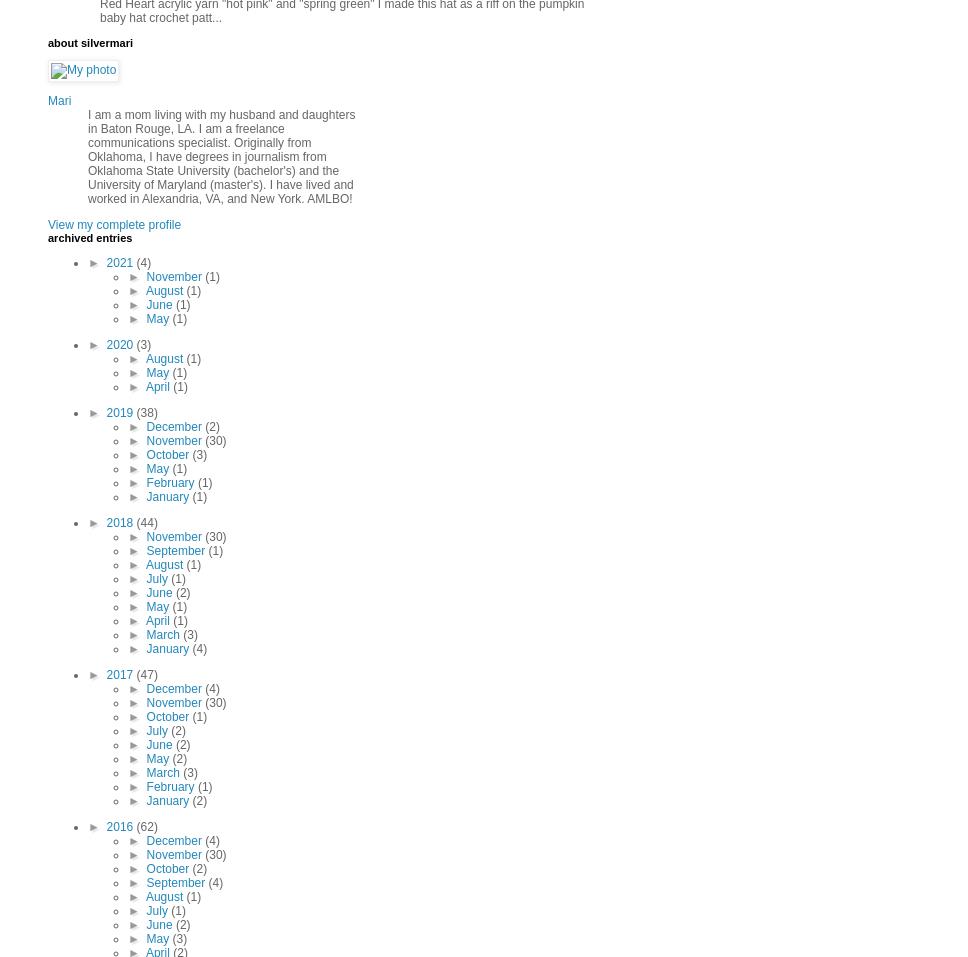 The width and height of the screenshot is (968, 957). Describe the element at coordinates (114, 223) in the screenshot. I see `'View my complete profile'` at that location.